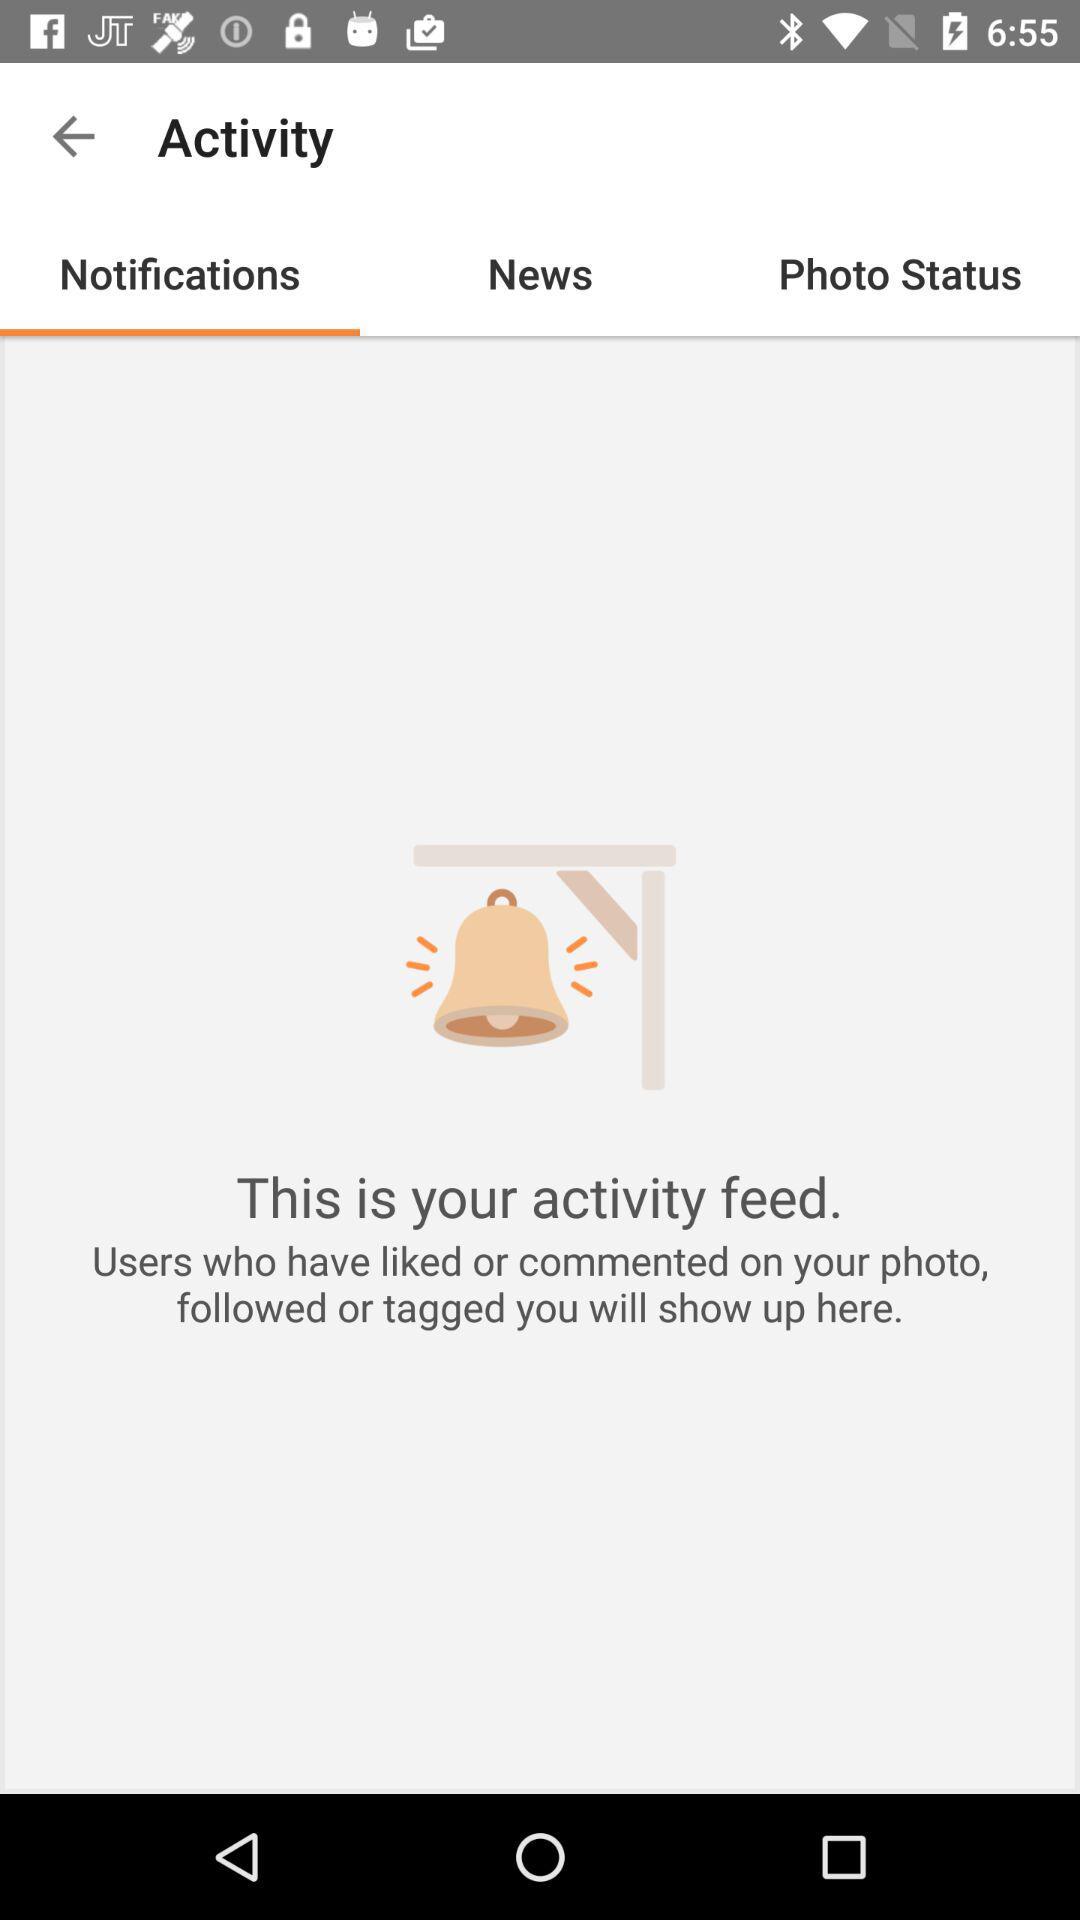 The image size is (1080, 1920). I want to click on item above notifications icon, so click(72, 135).